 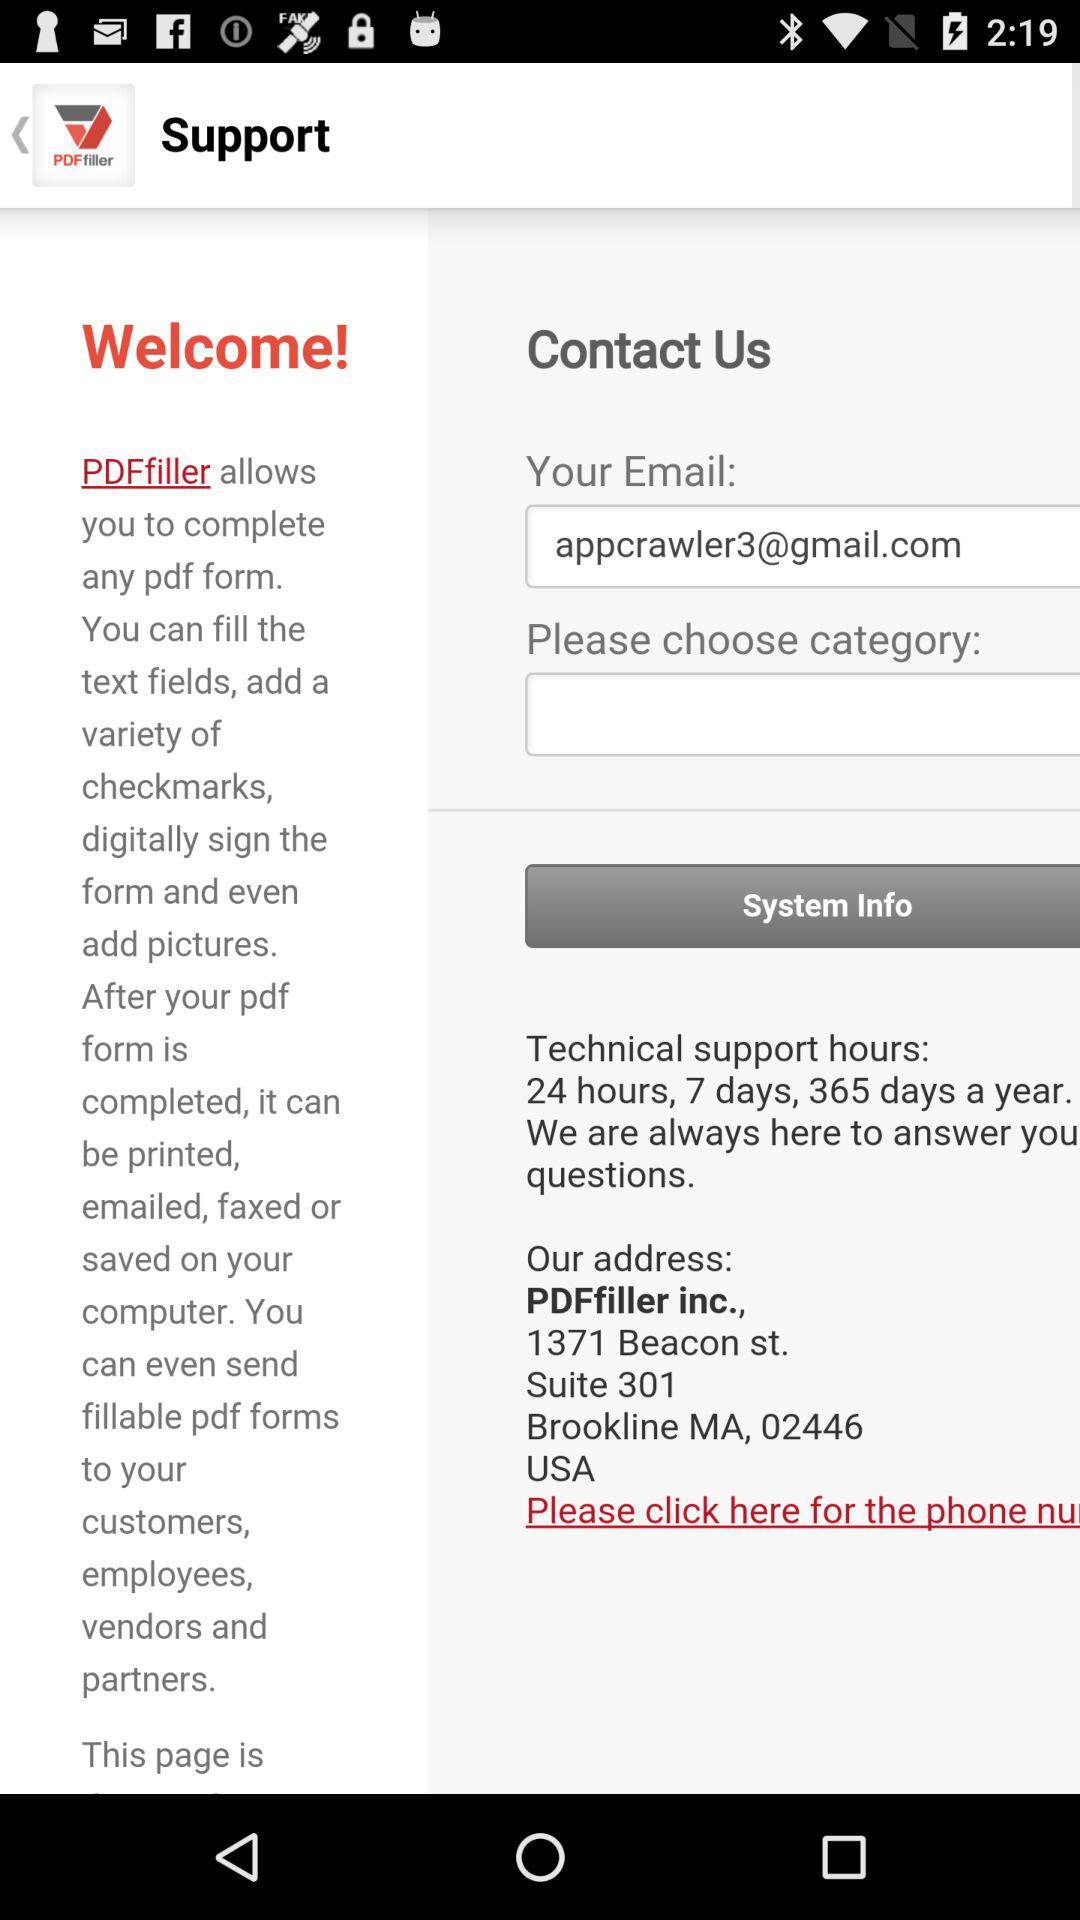 I want to click on main page, so click(x=540, y=1000).